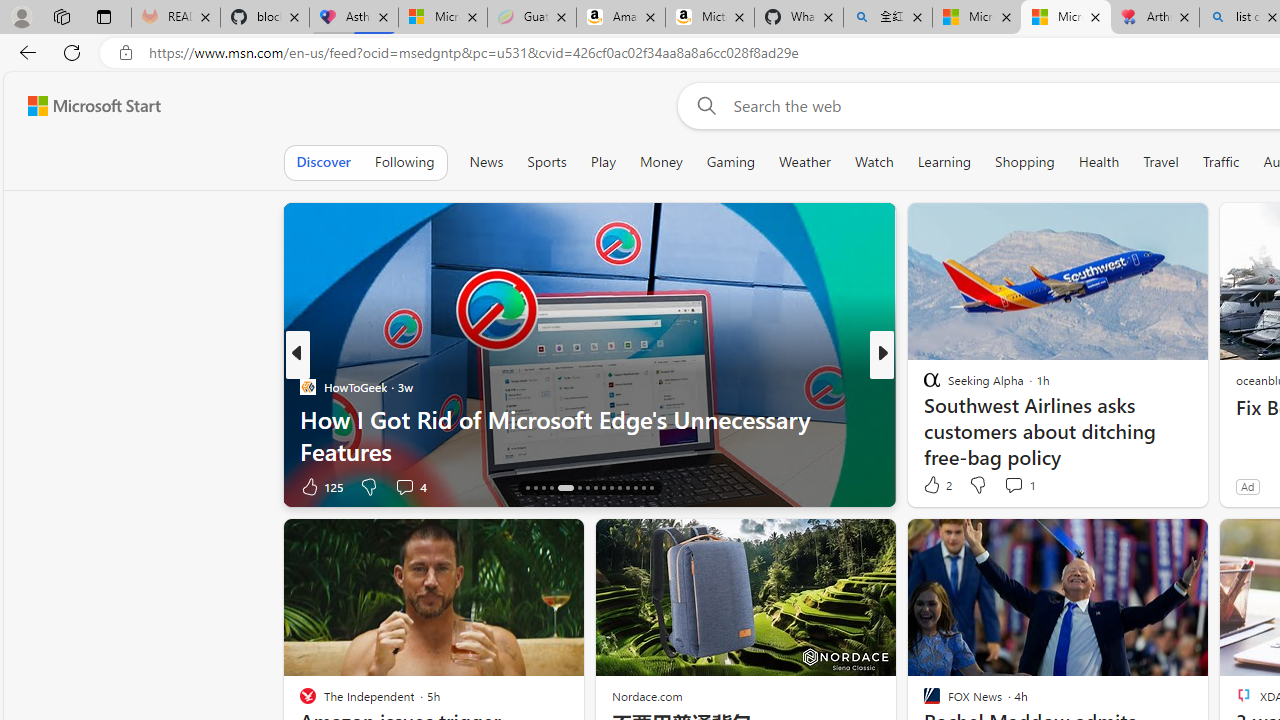 The image size is (1280, 720). I want to click on 'View comments 20 Comment', so click(1029, 486).